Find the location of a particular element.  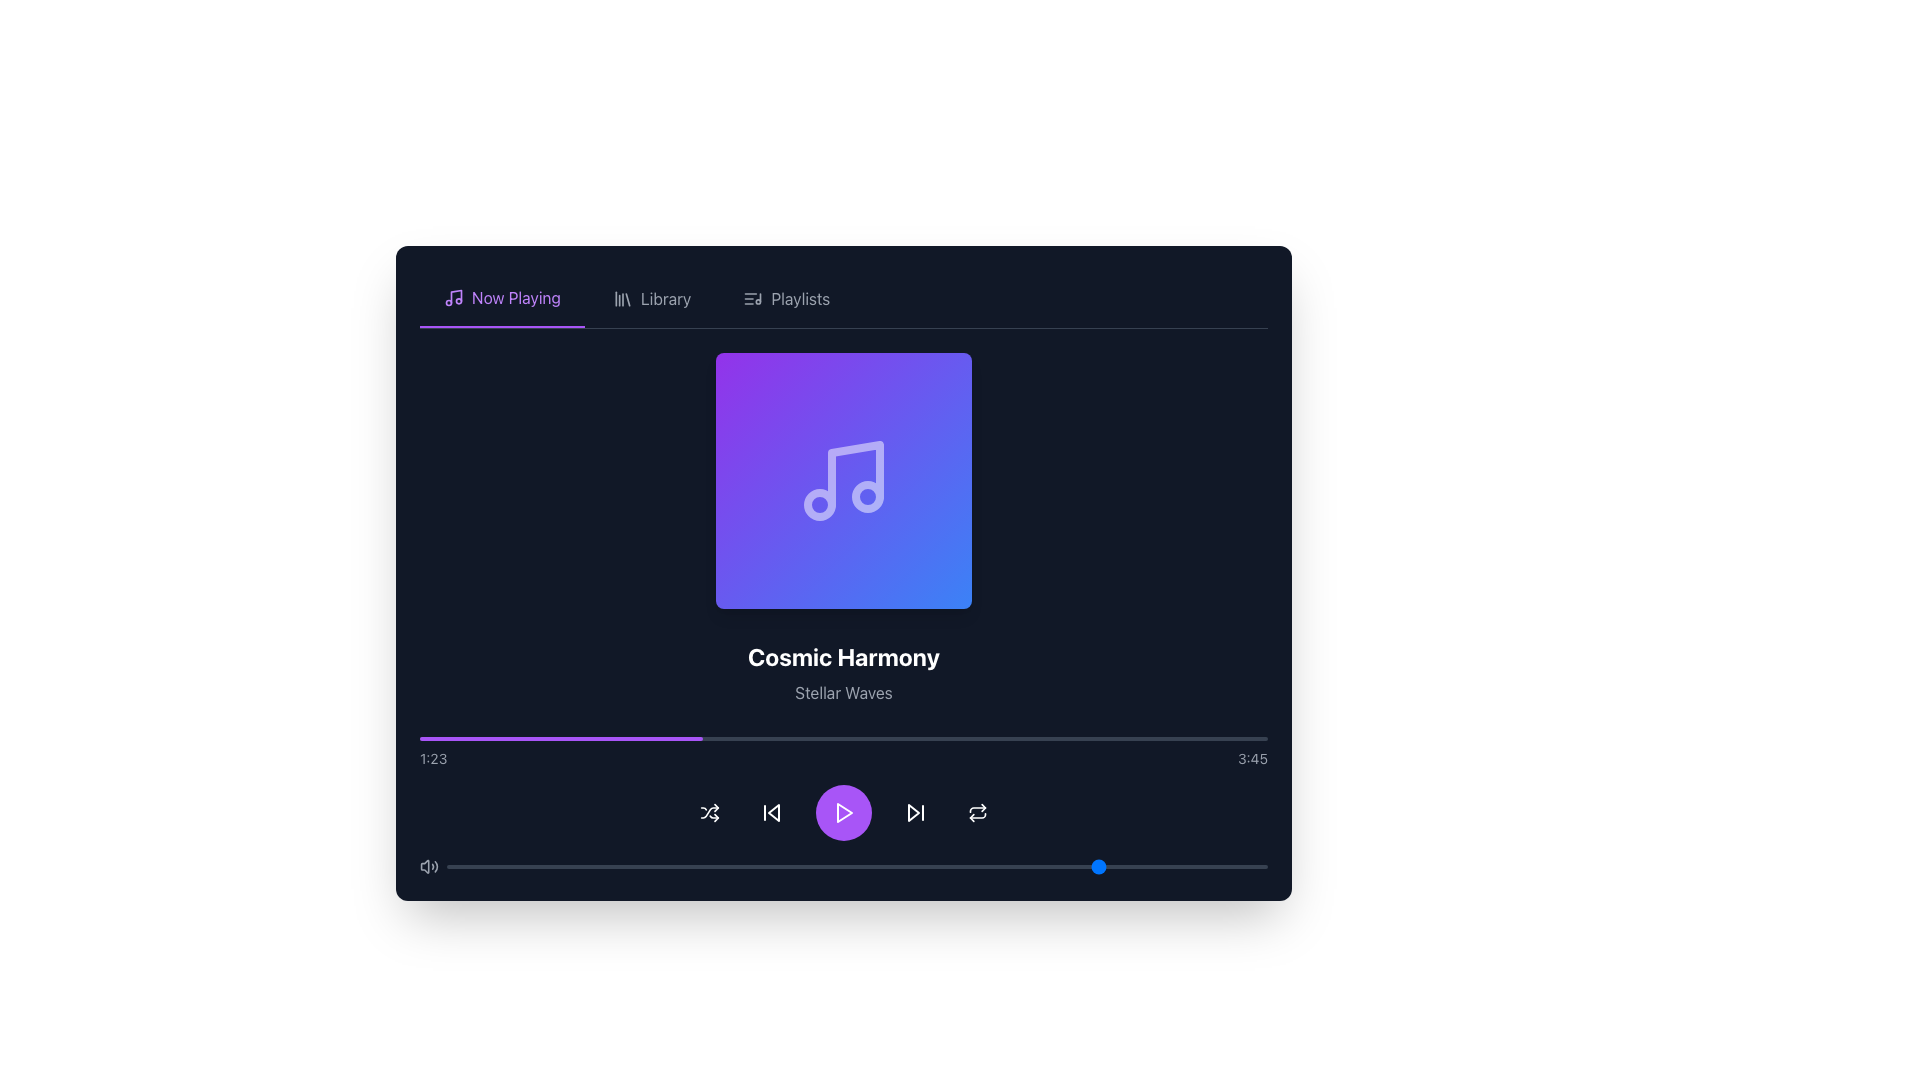

the static text label displaying '3:45' in light gray on a dark background, located at the bottom-right corner of the interface is located at coordinates (1251, 759).